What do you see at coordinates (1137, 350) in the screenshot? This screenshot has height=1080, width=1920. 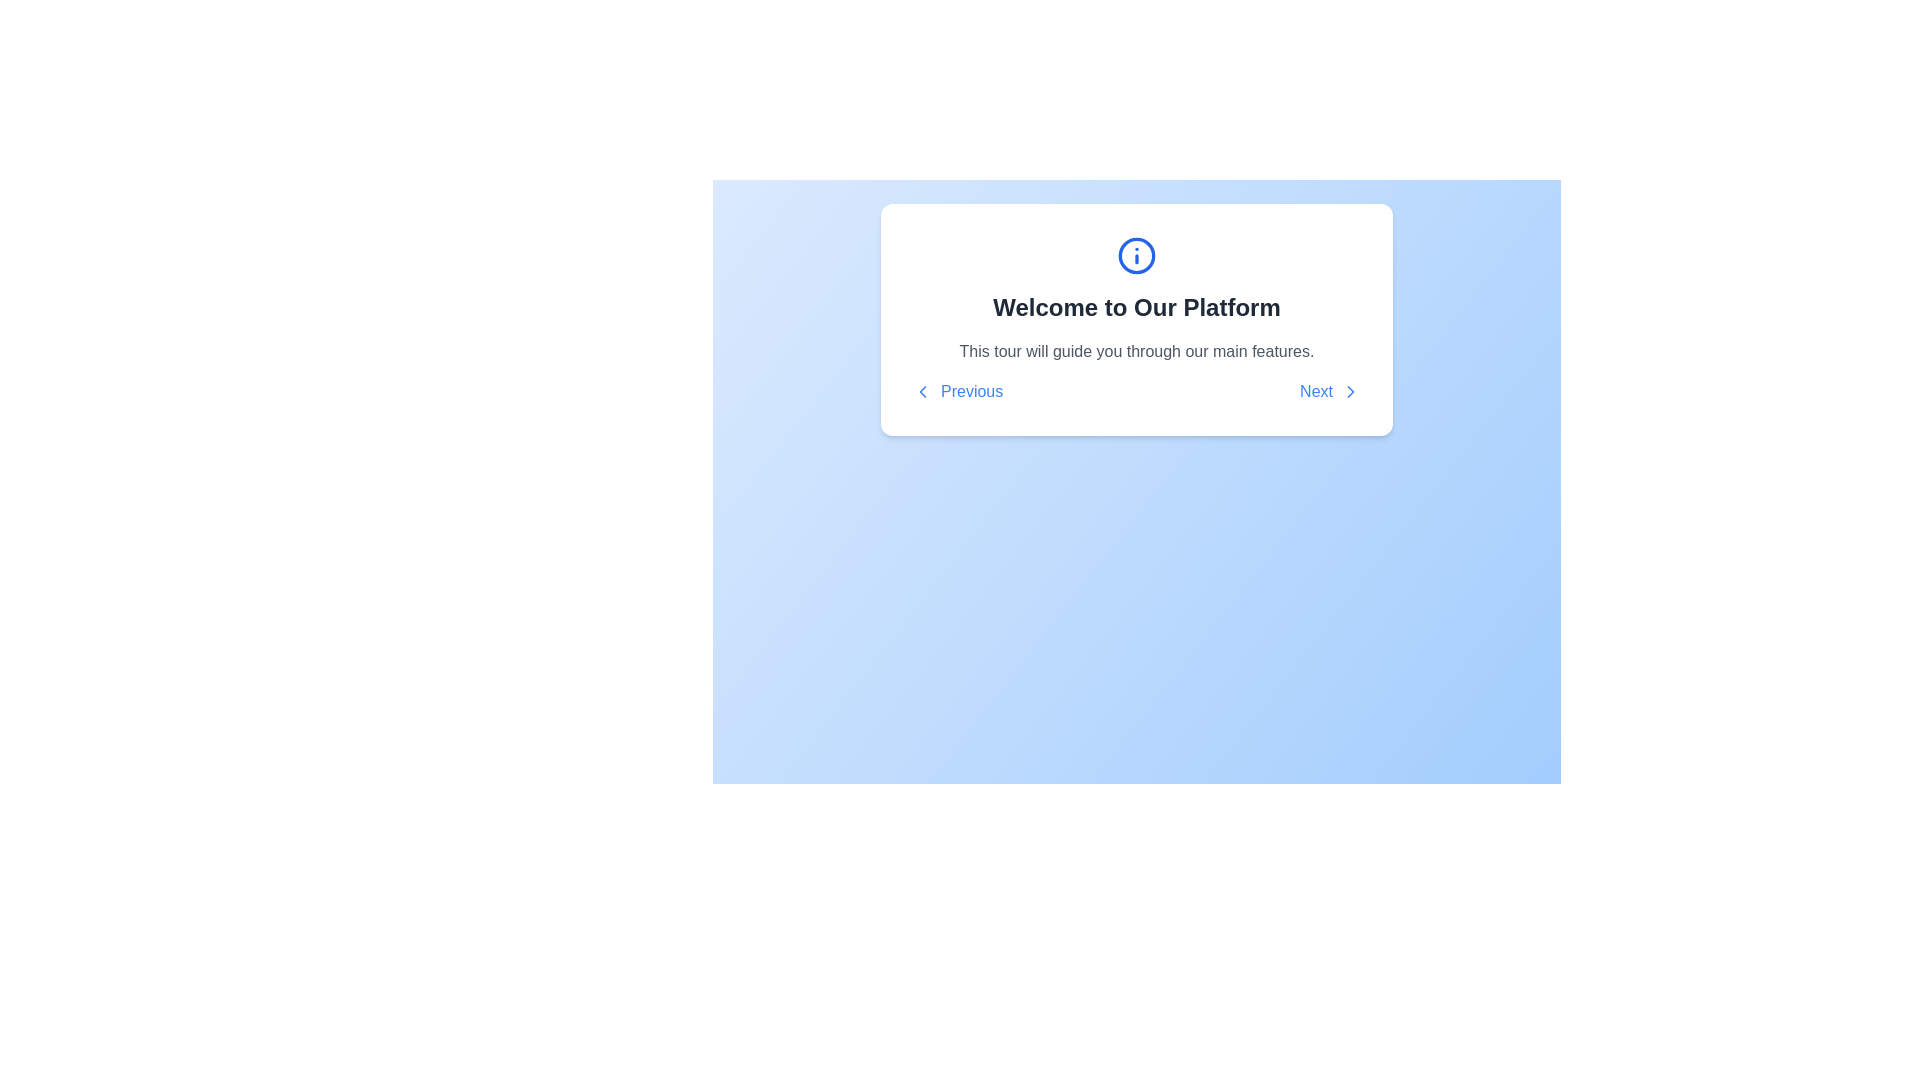 I see `the Text Label that provides information about the feature tour, located below the title 'Welcome to Our Platform' and above the navigation buttons 'Previous' and 'Next'` at bounding box center [1137, 350].